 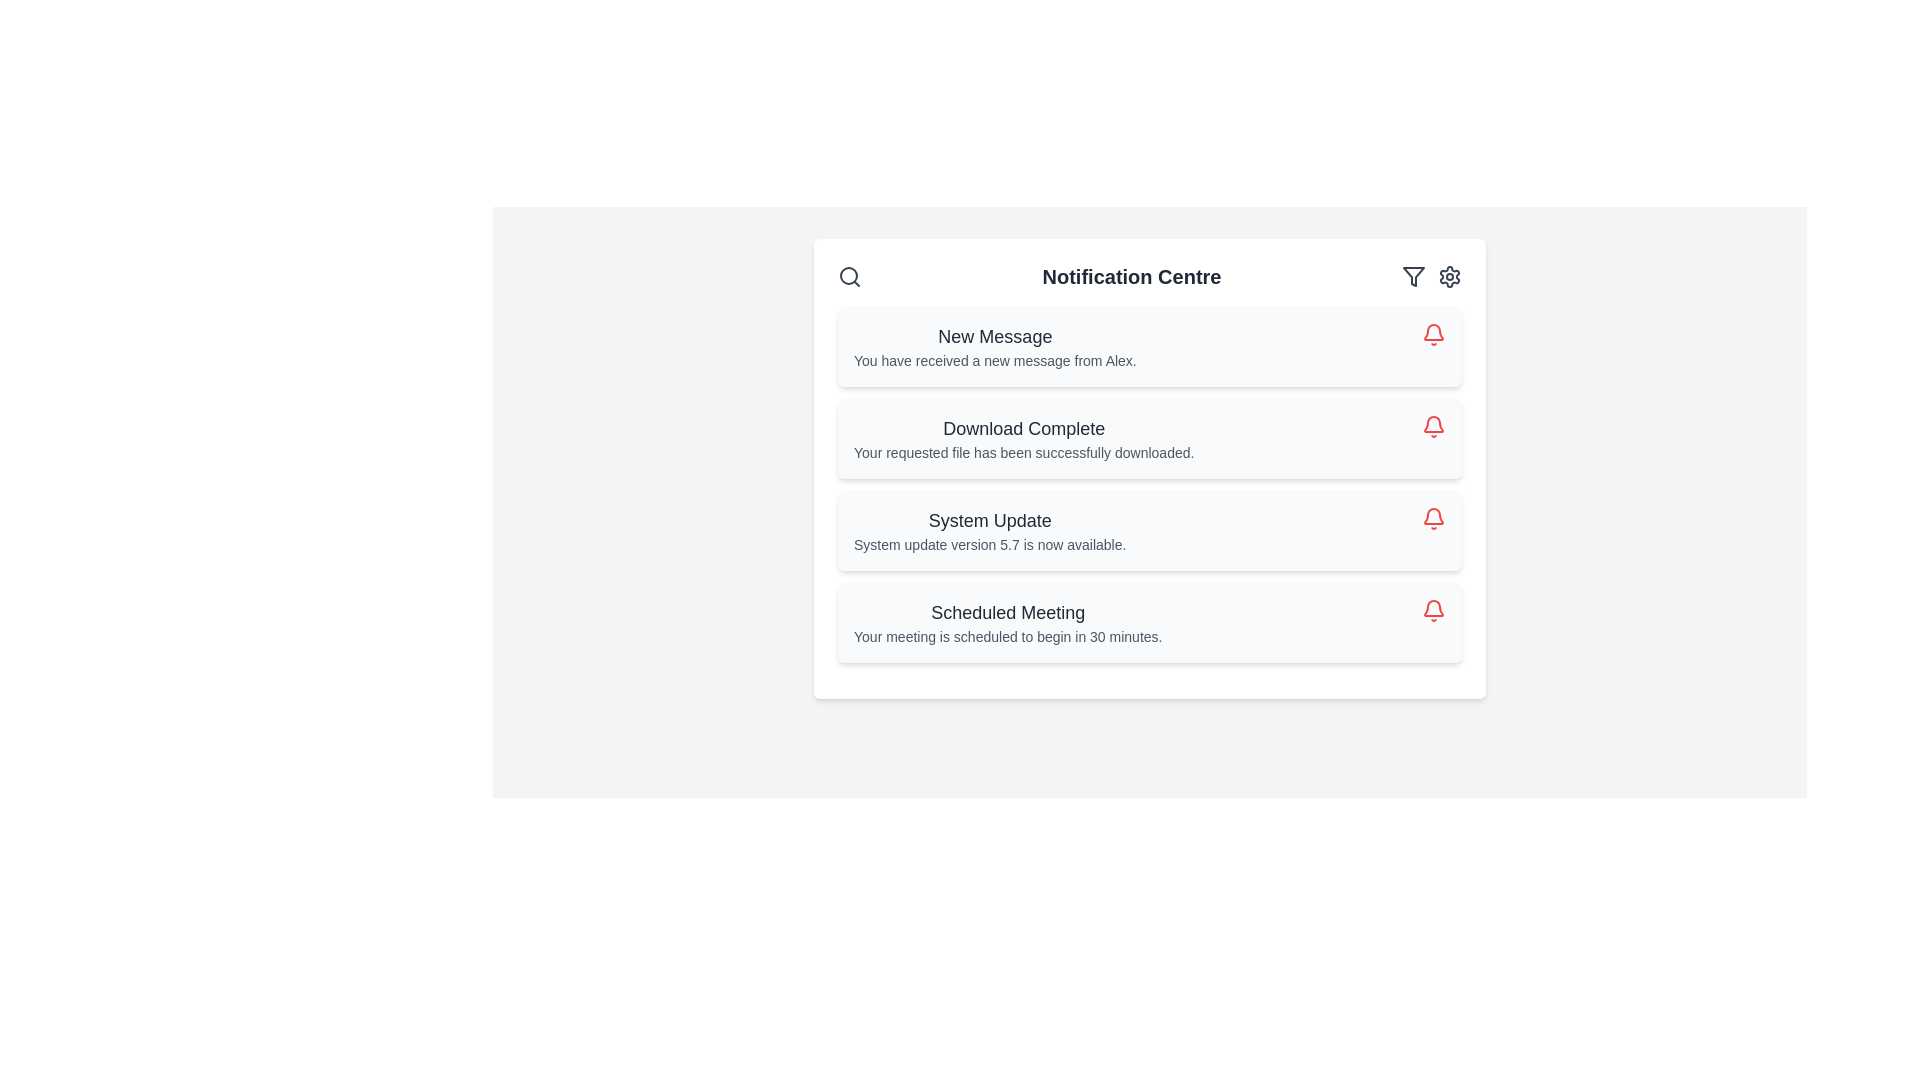 I want to click on the red bell-shaped icon button located in the right corner of the second notification card, which is below 'New Message' and above 'System Update', so click(x=1433, y=426).